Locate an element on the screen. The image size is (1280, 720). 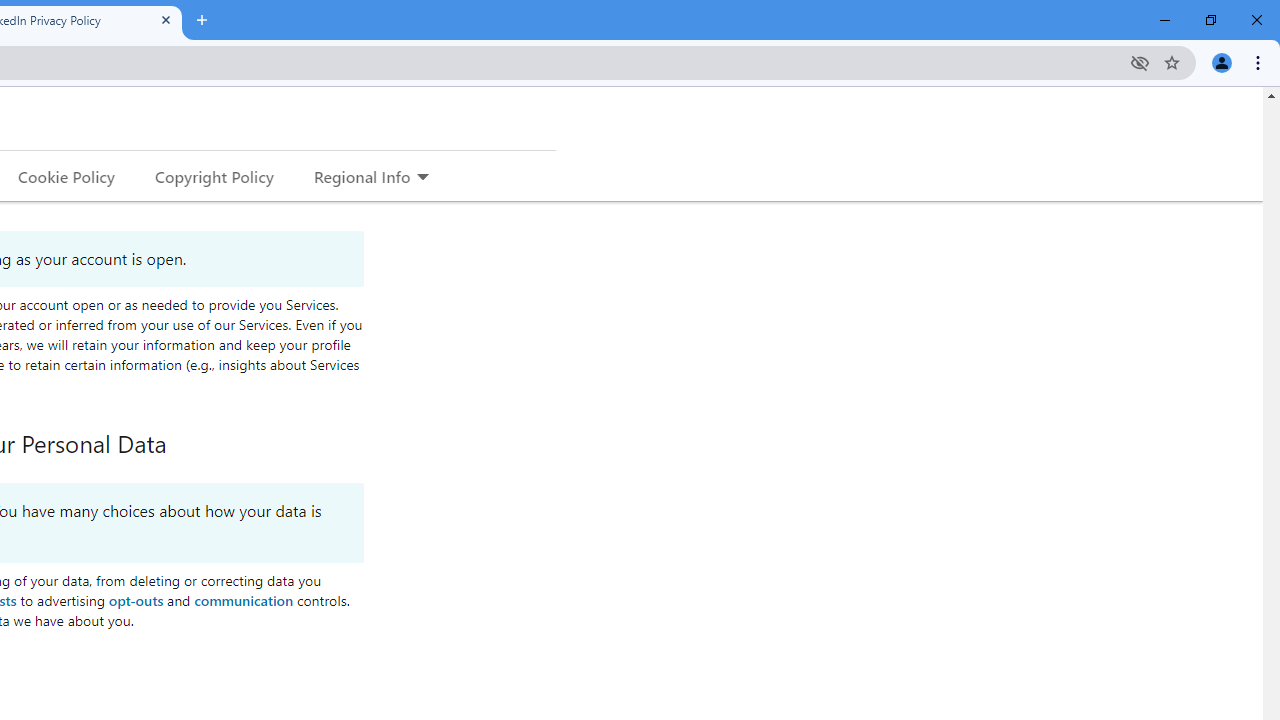
'Expand to show more links for Regional Info' is located at coordinates (421, 177).